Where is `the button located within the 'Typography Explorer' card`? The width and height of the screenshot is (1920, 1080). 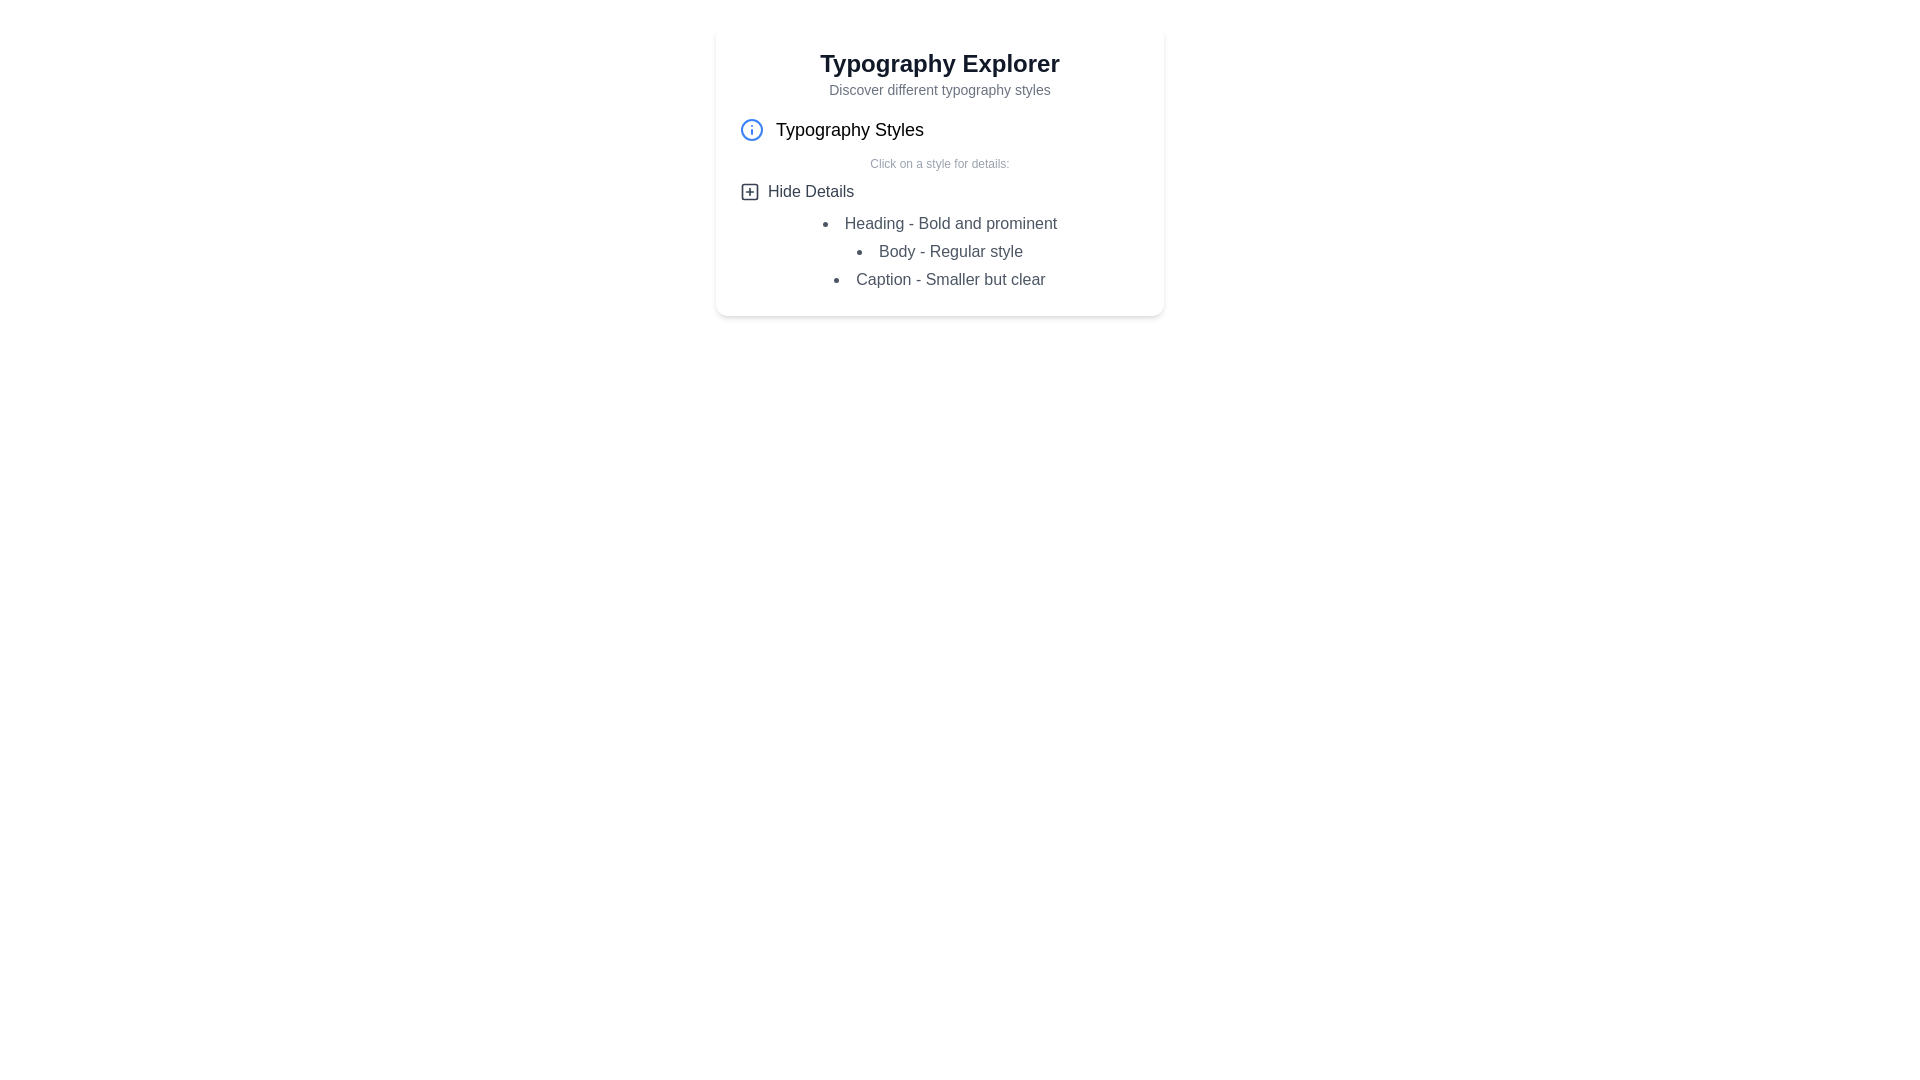
the button located within the 'Typography Explorer' card is located at coordinates (795, 192).